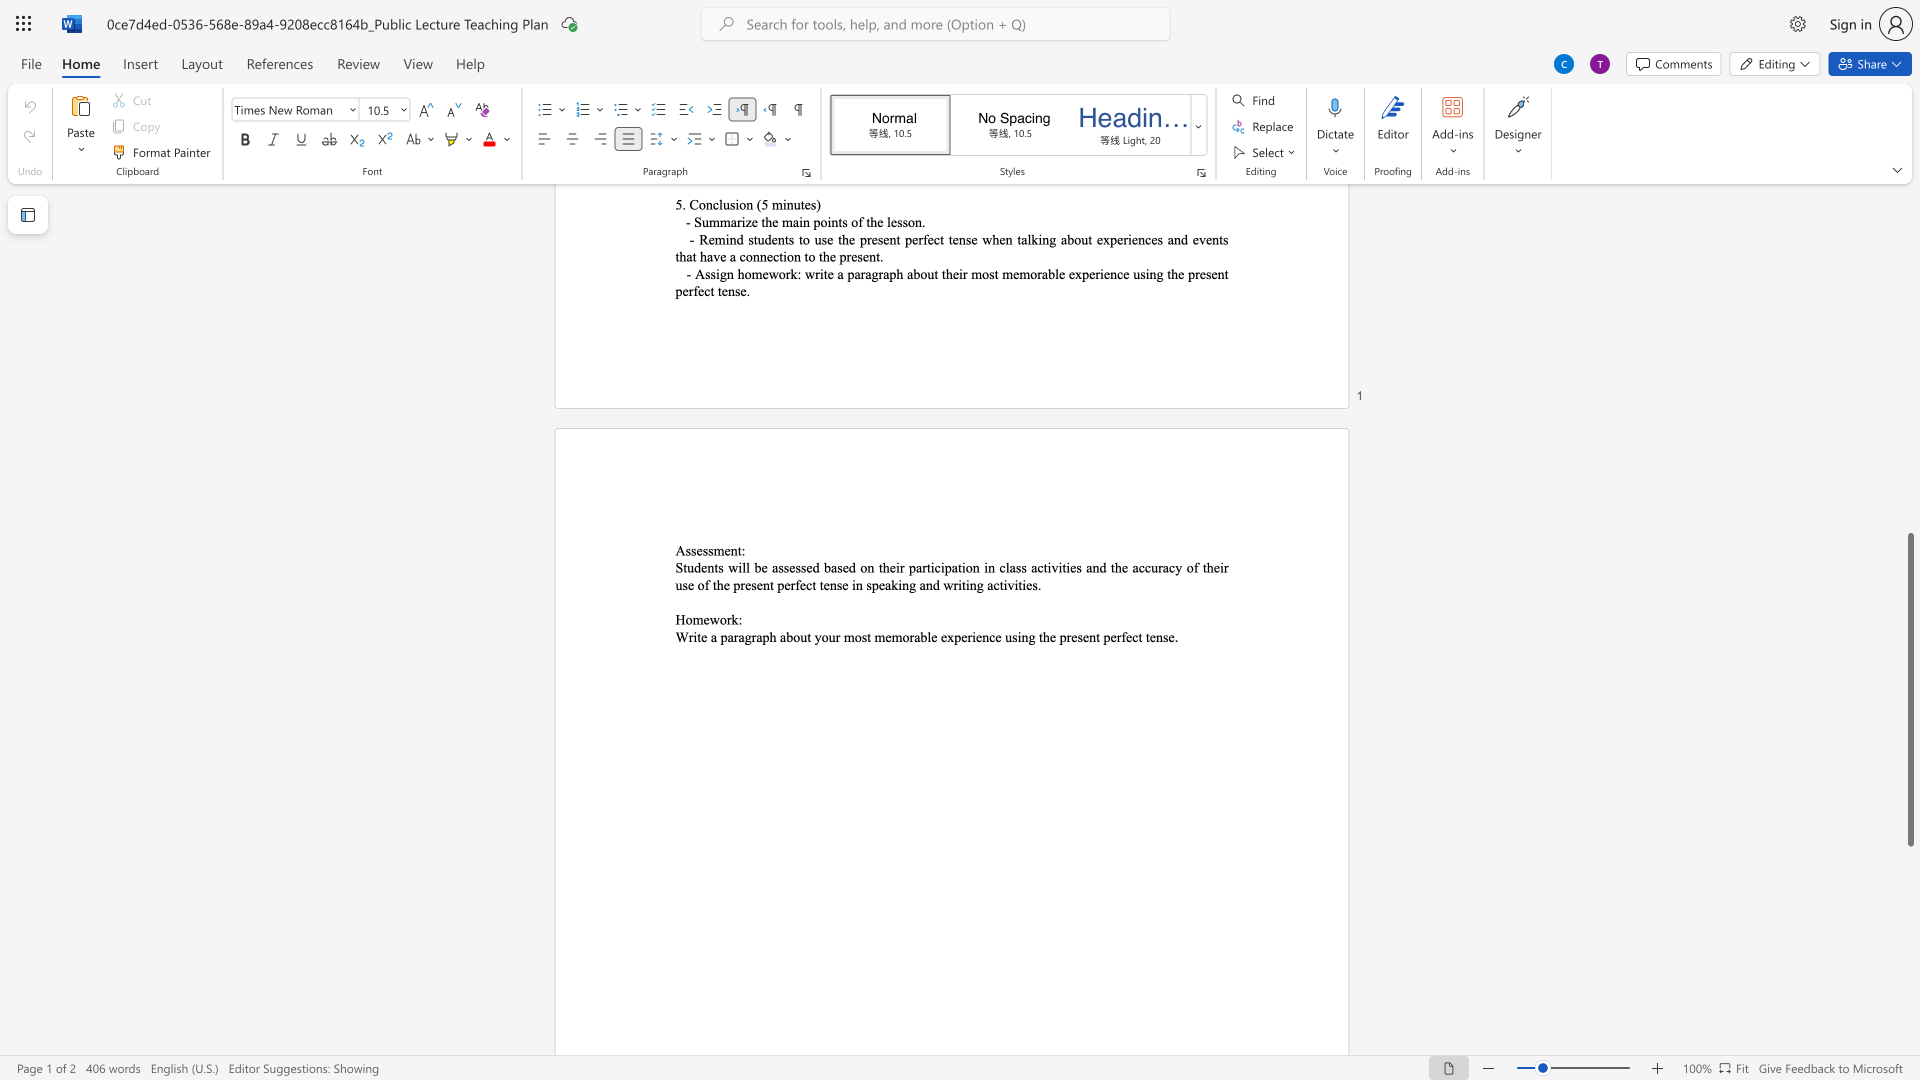 The image size is (1920, 1080). What do you see at coordinates (761, 637) in the screenshot?
I see `the space between the continuous character "a" and "p" in the text` at bounding box center [761, 637].